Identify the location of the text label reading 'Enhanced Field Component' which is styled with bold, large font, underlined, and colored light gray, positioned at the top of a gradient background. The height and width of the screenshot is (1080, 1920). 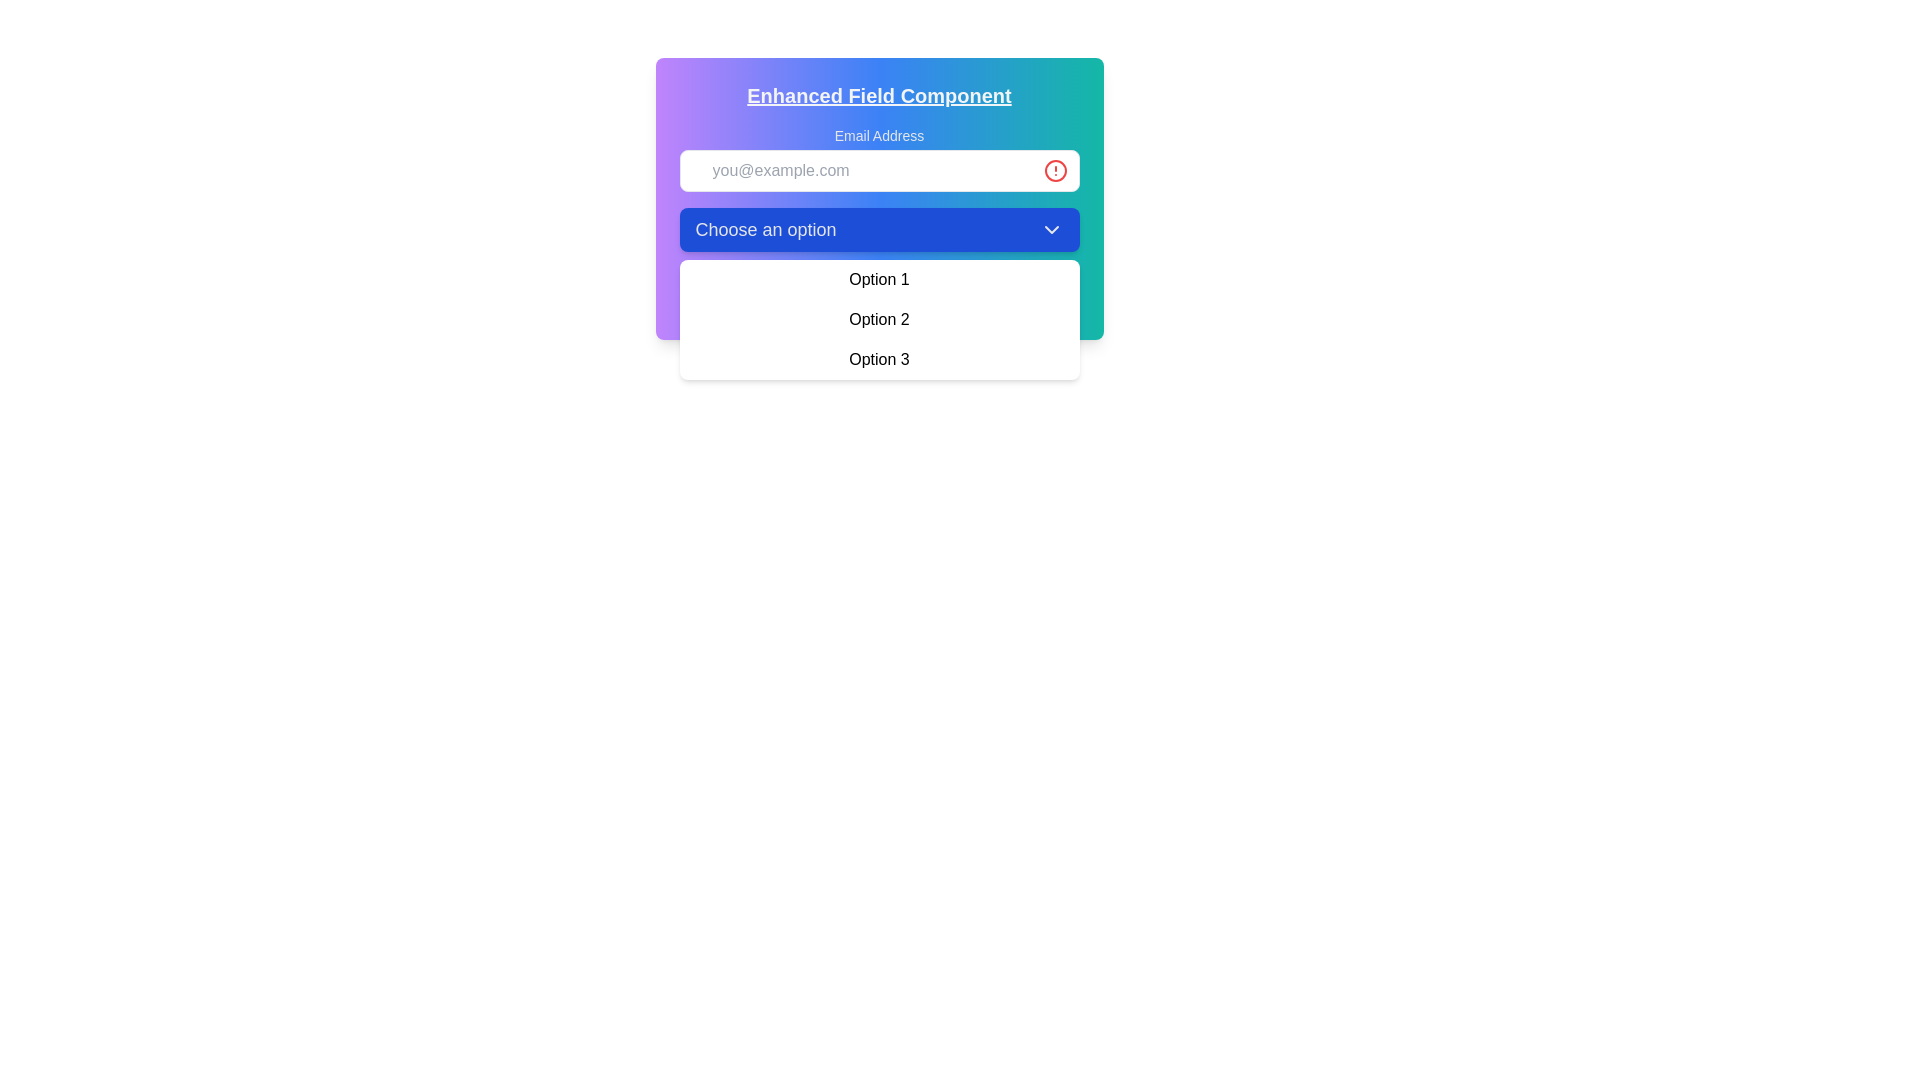
(879, 96).